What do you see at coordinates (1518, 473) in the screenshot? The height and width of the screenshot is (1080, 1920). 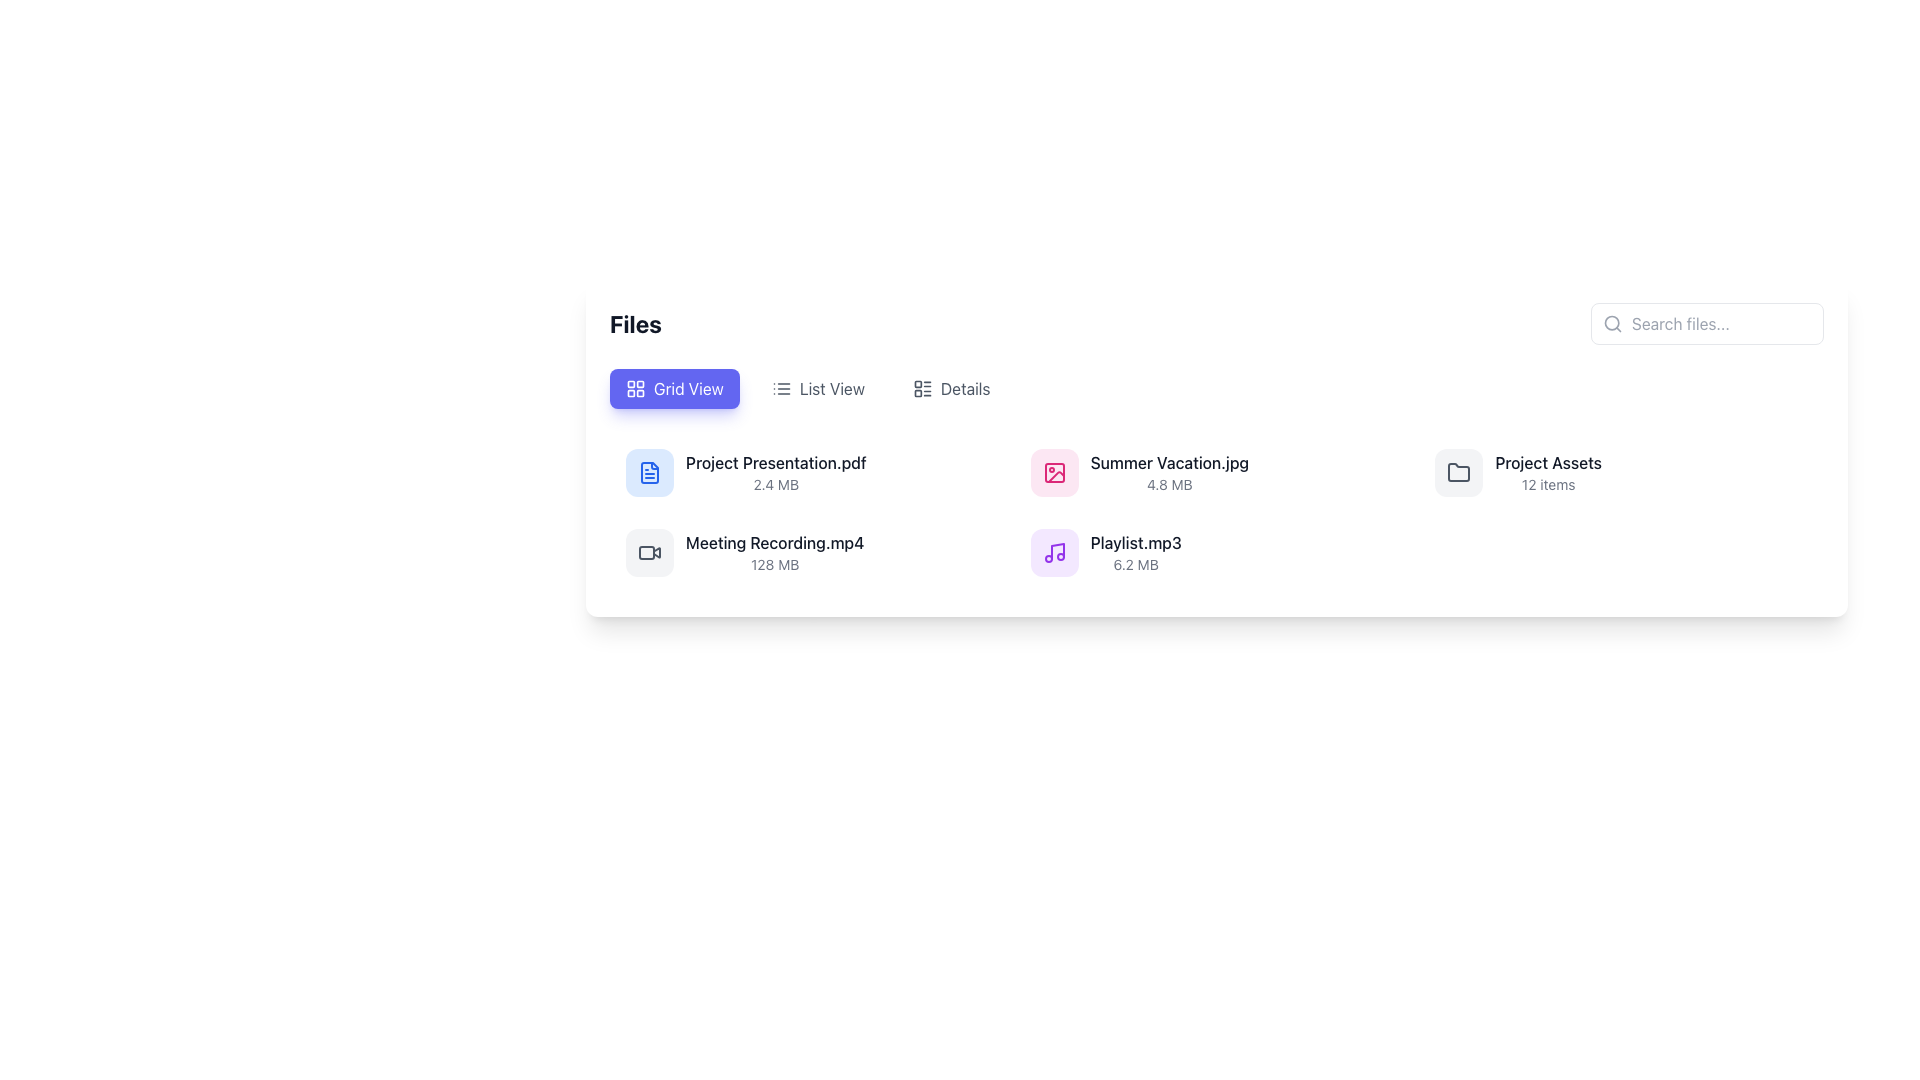 I see `the Folder card labeled 'Project Assets' located at the bottom row of the grid layout` at bounding box center [1518, 473].